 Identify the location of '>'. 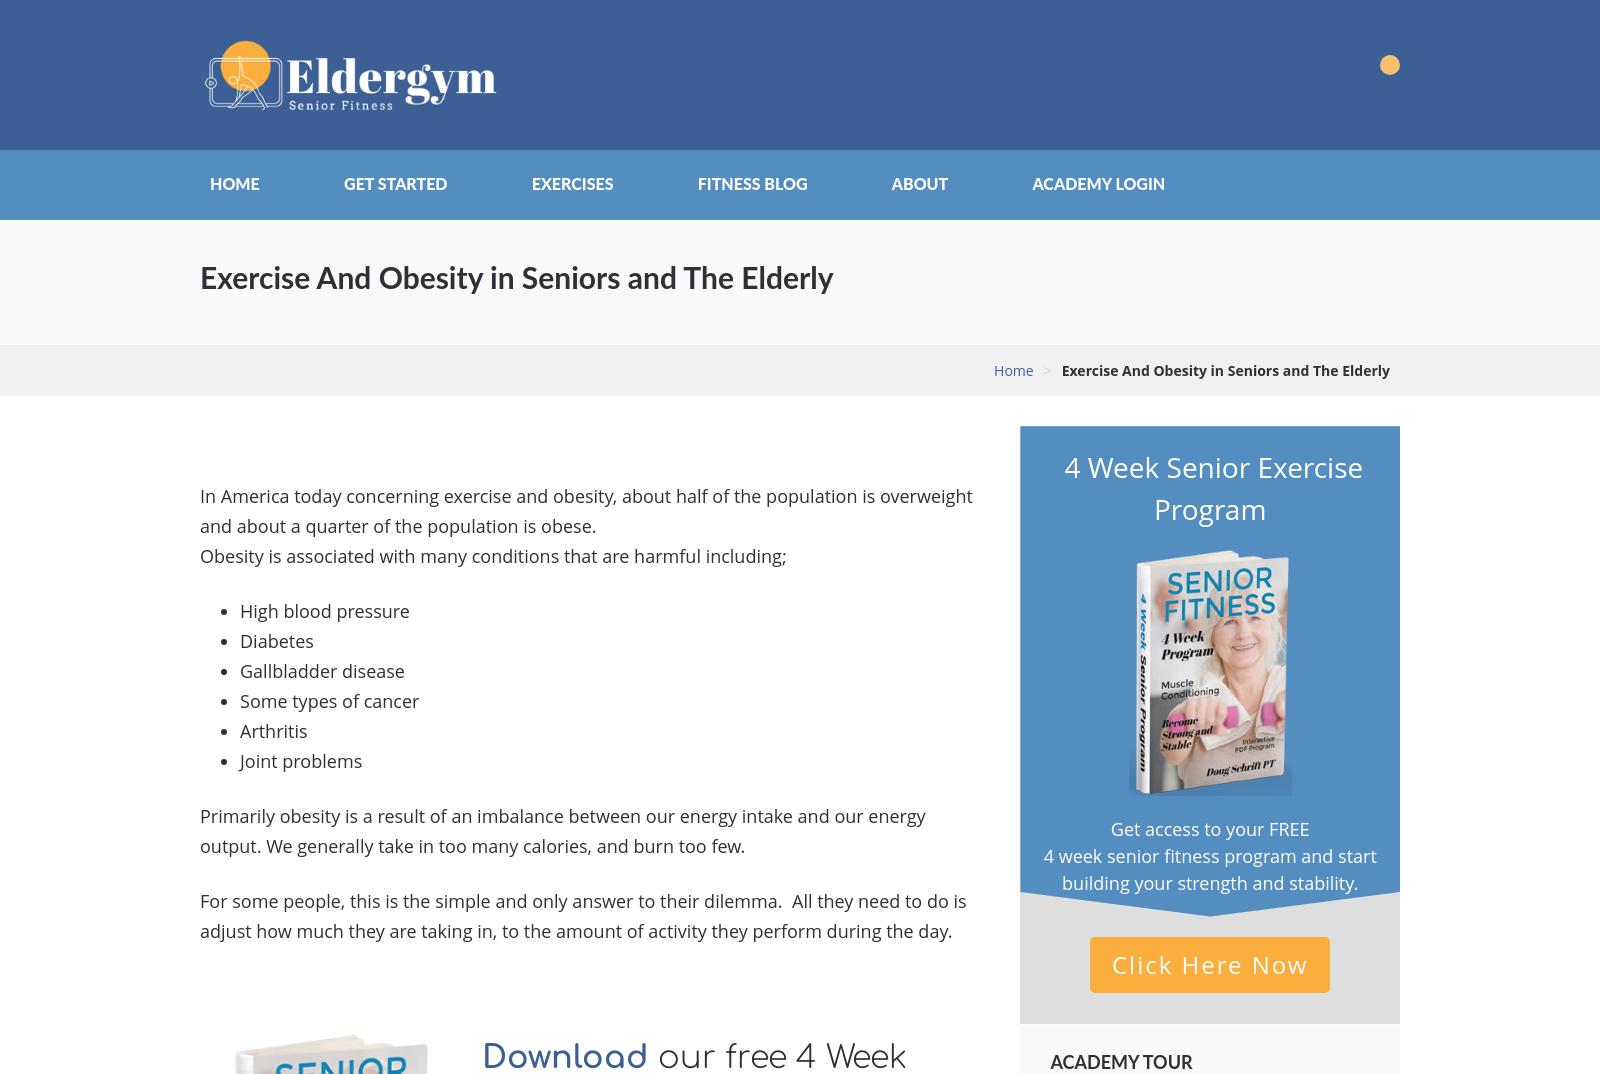
(1047, 369).